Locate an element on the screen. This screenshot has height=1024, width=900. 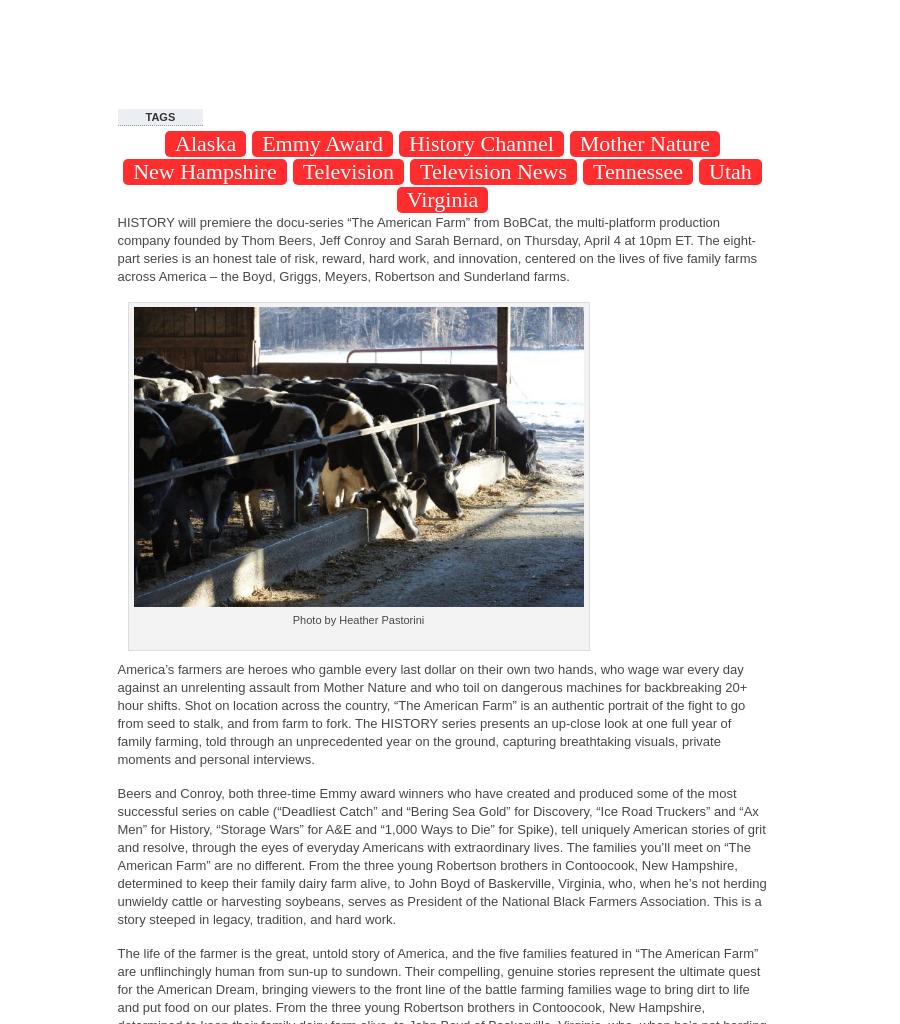
'History Channel' is located at coordinates (479, 142).